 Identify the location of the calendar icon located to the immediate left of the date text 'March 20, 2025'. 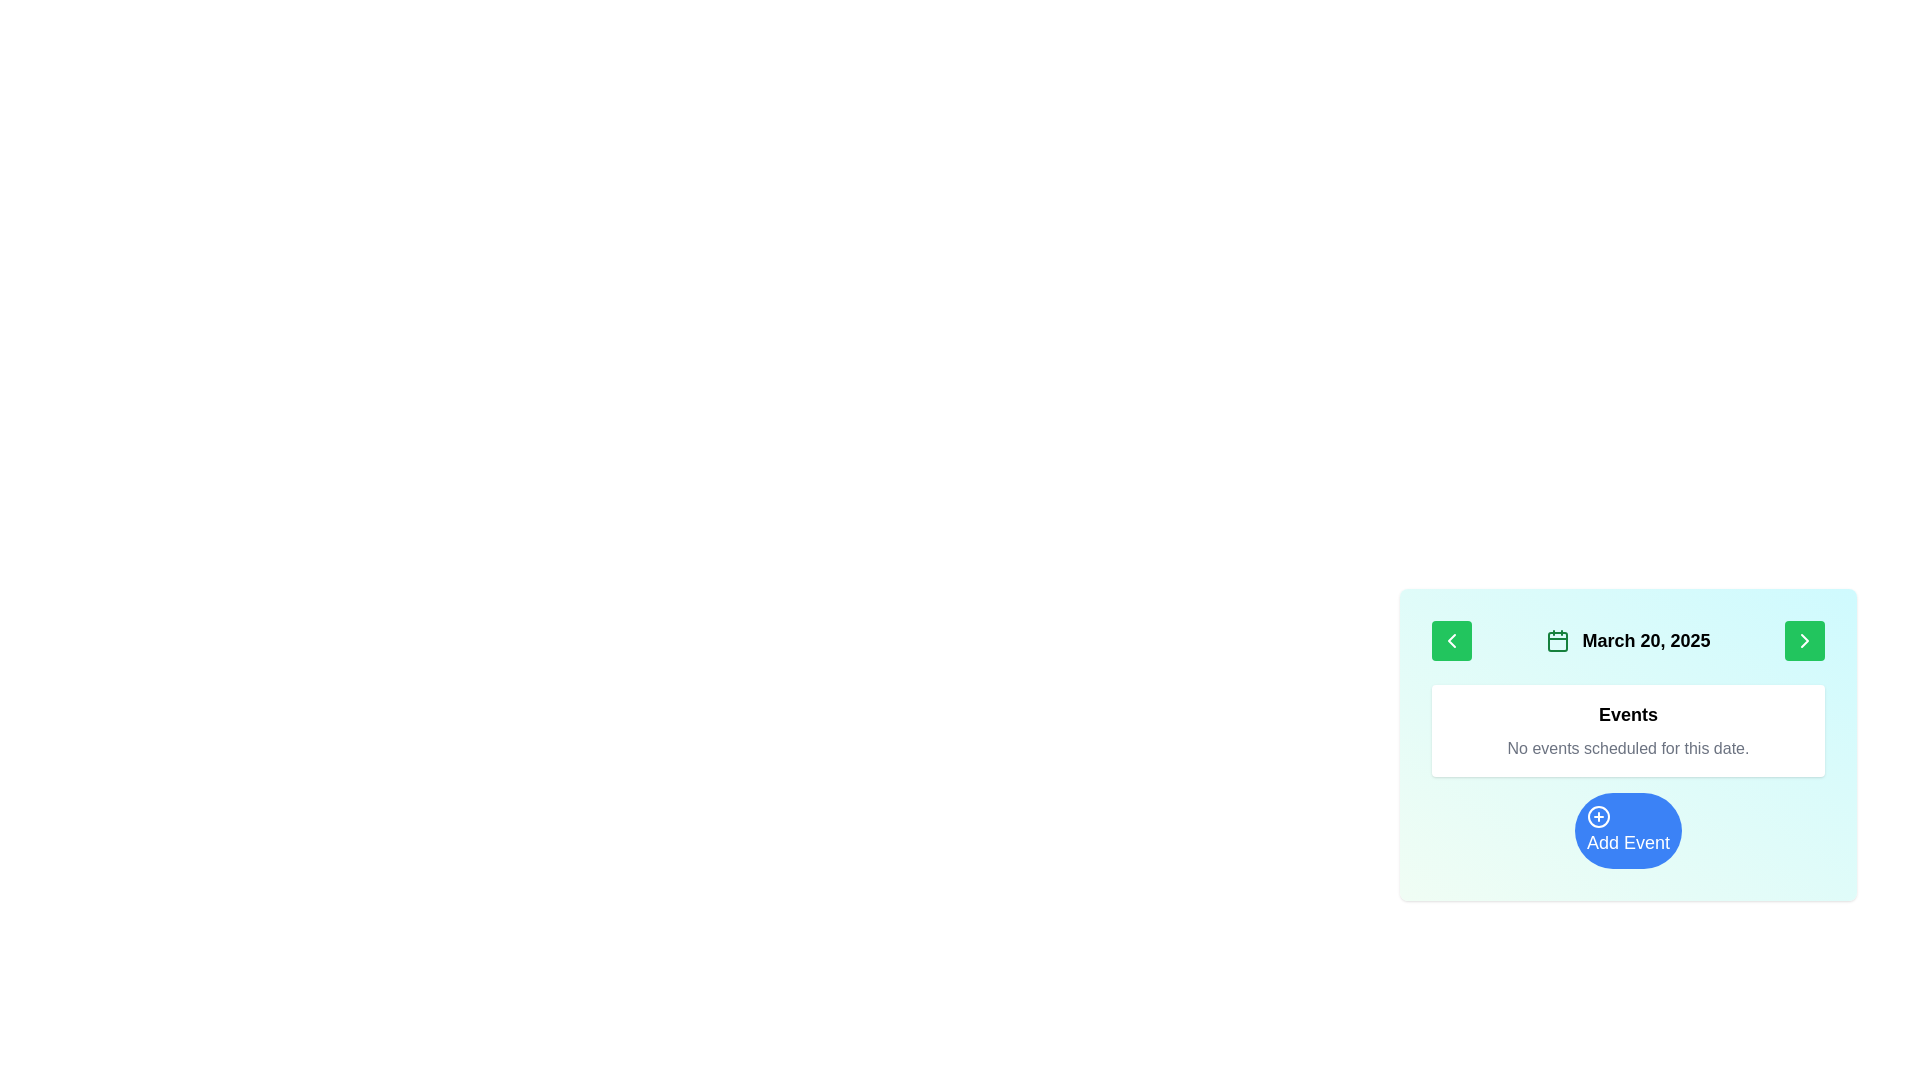
(1557, 640).